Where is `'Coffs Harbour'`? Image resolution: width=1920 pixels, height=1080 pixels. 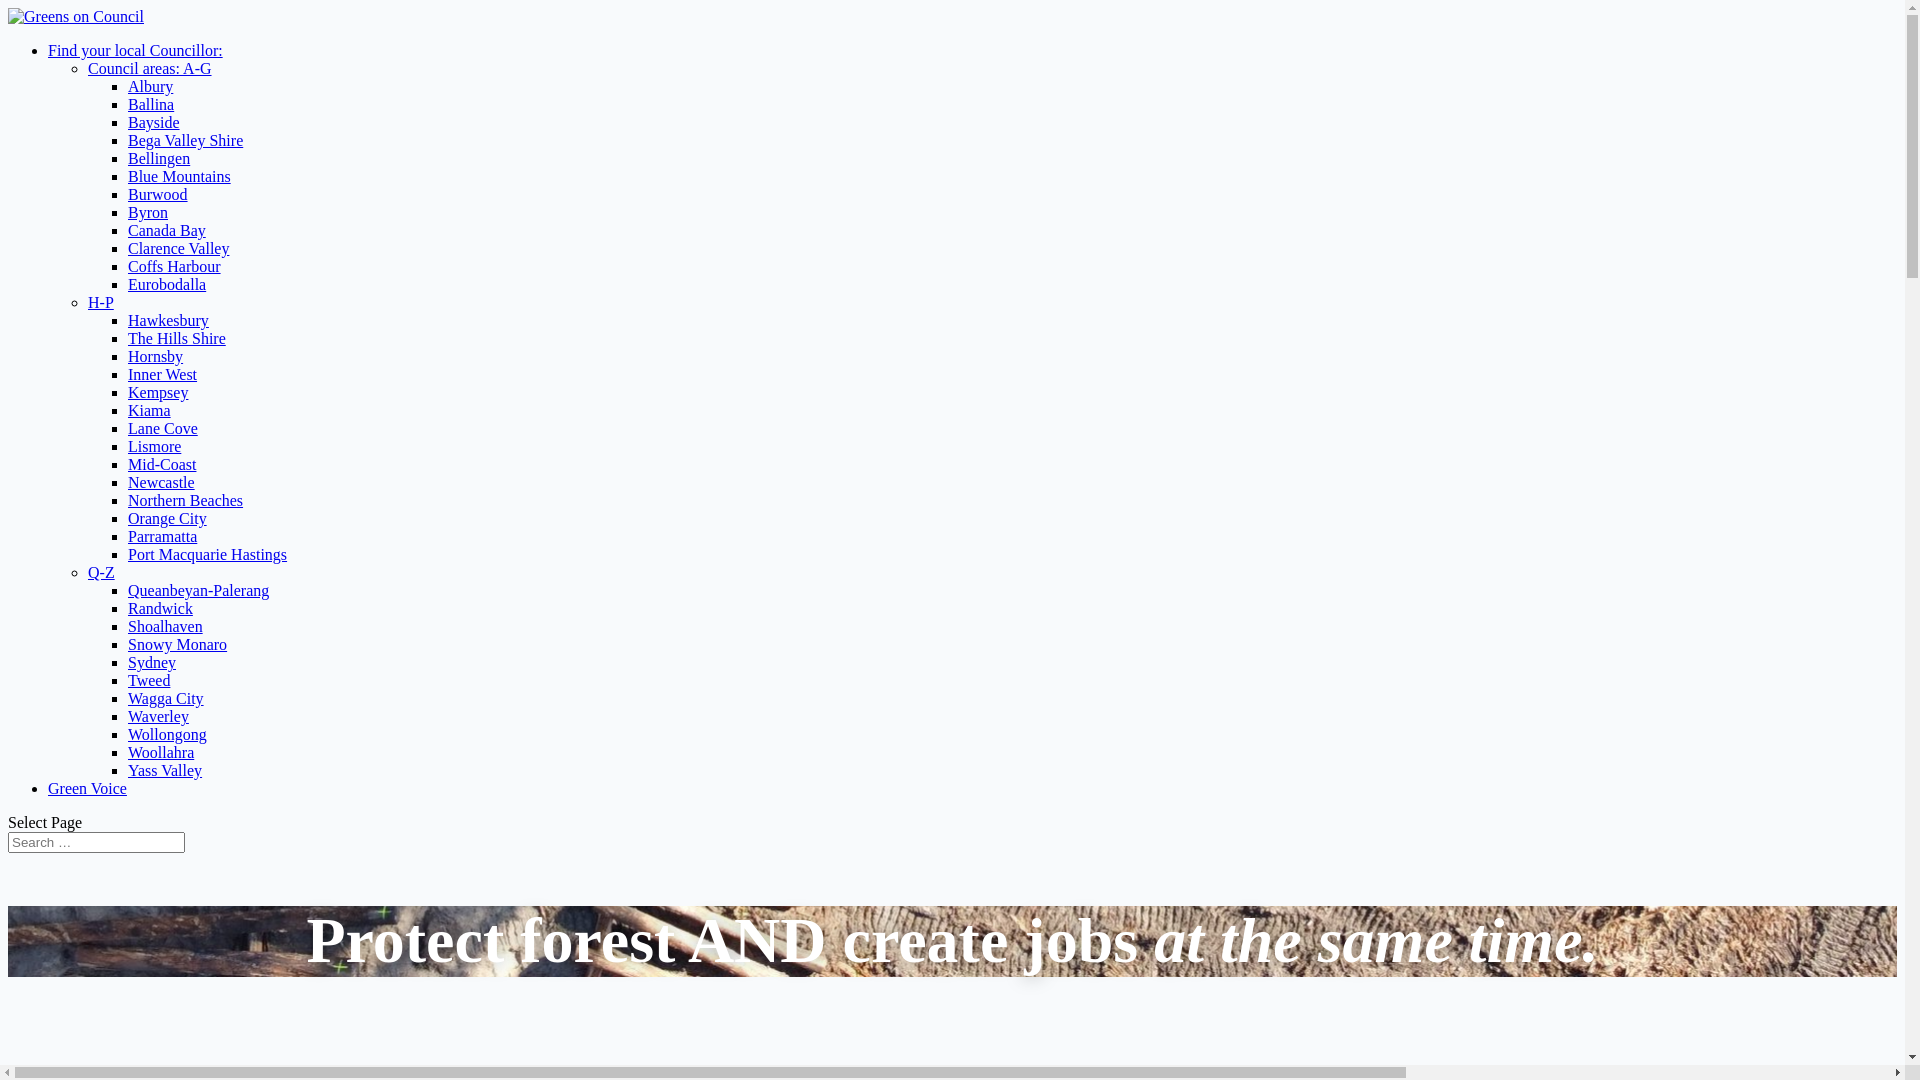
'Coffs Harbour' is located at coordinates (174, 265).